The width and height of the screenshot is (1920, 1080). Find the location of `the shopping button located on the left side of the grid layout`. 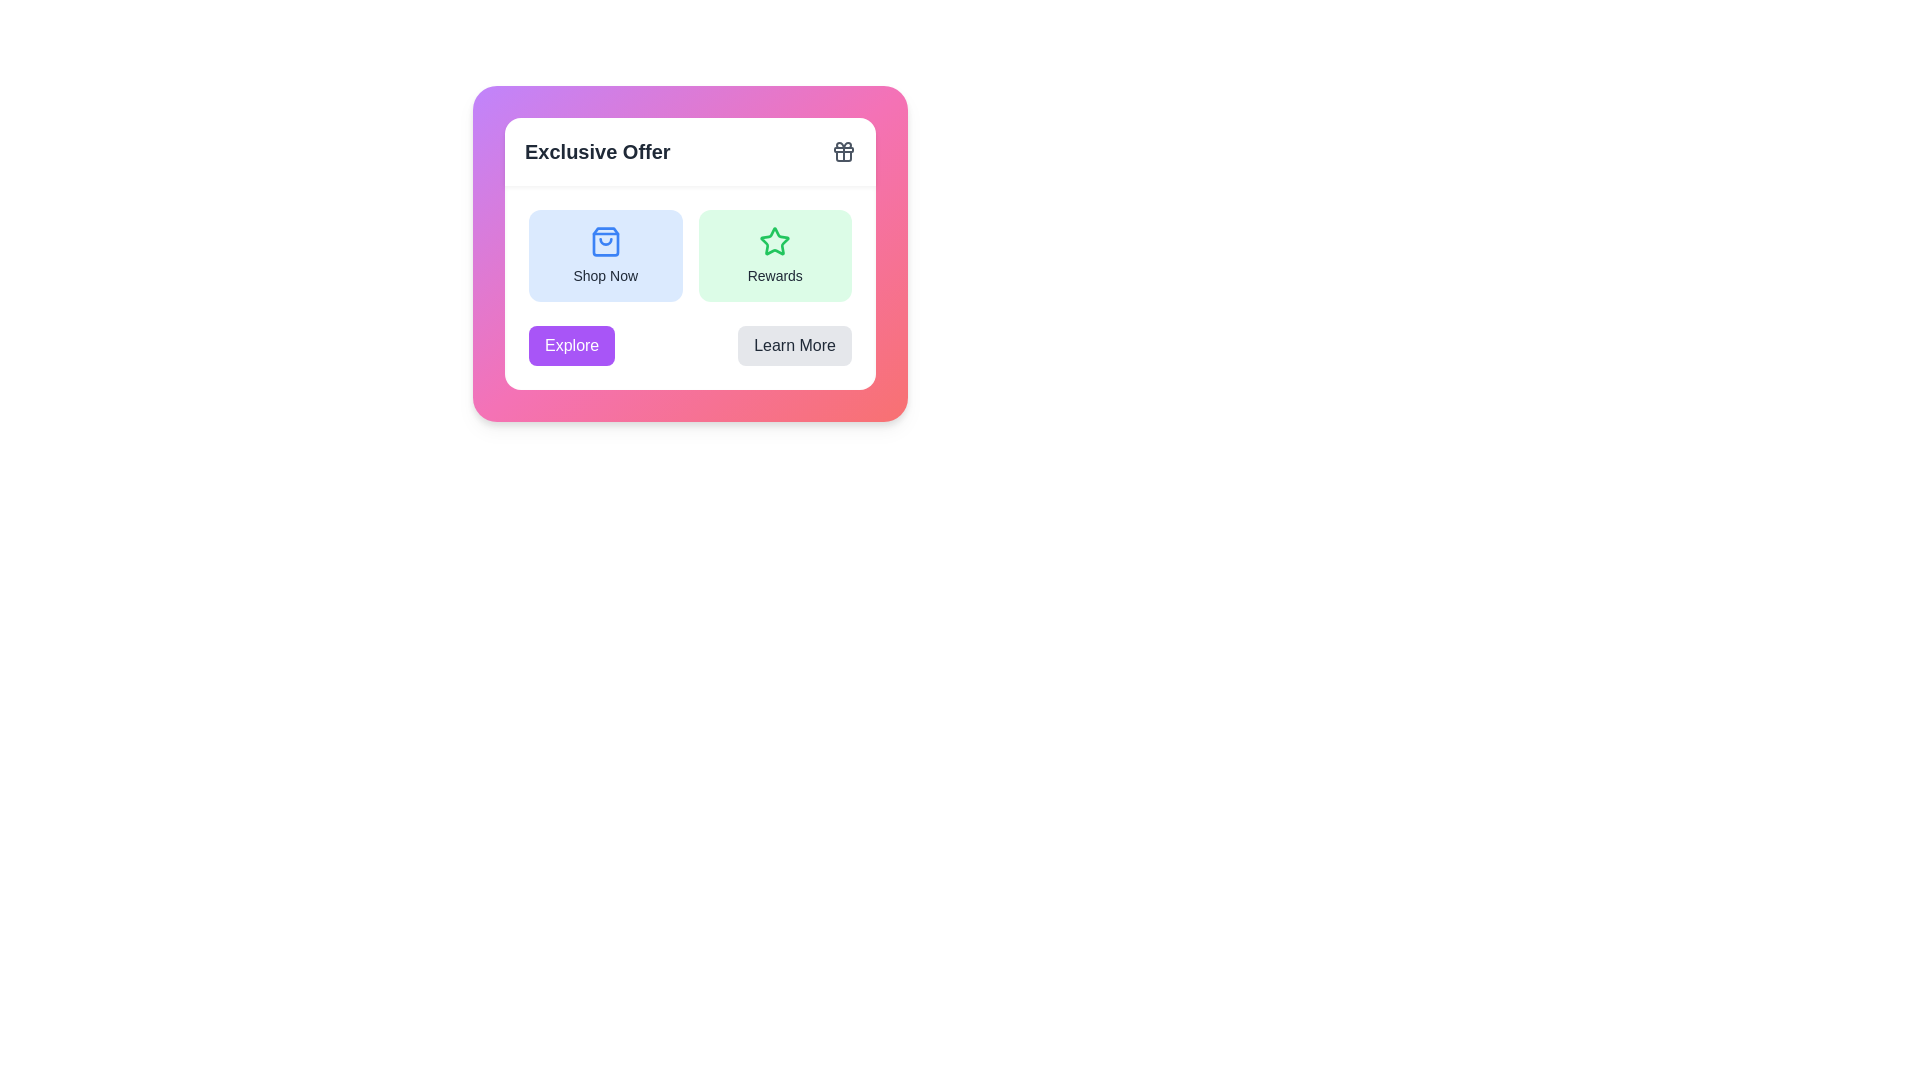

the shopping button located on the left side of the grid layout is located at coordinates (604, 254).